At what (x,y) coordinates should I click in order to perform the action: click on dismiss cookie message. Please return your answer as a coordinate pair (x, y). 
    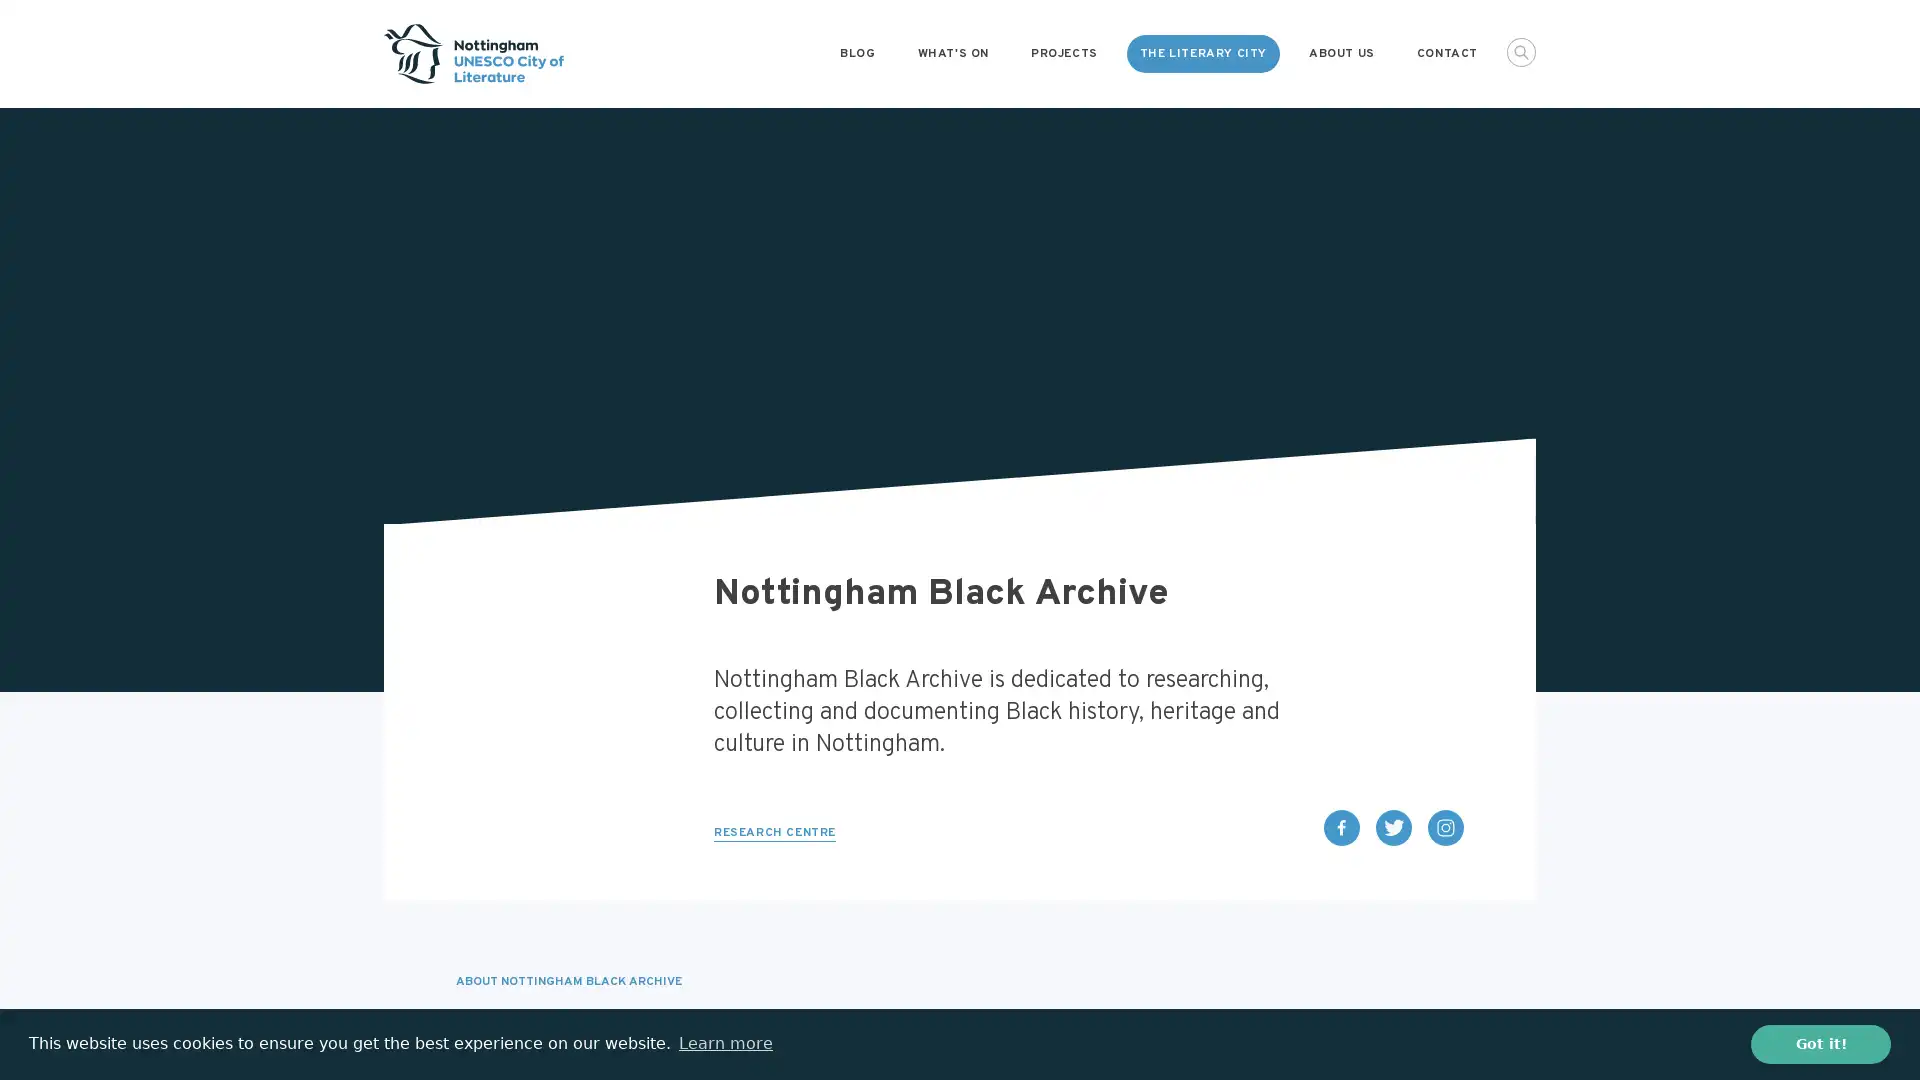
    Looking at the image, I should click on (1820, 1043).